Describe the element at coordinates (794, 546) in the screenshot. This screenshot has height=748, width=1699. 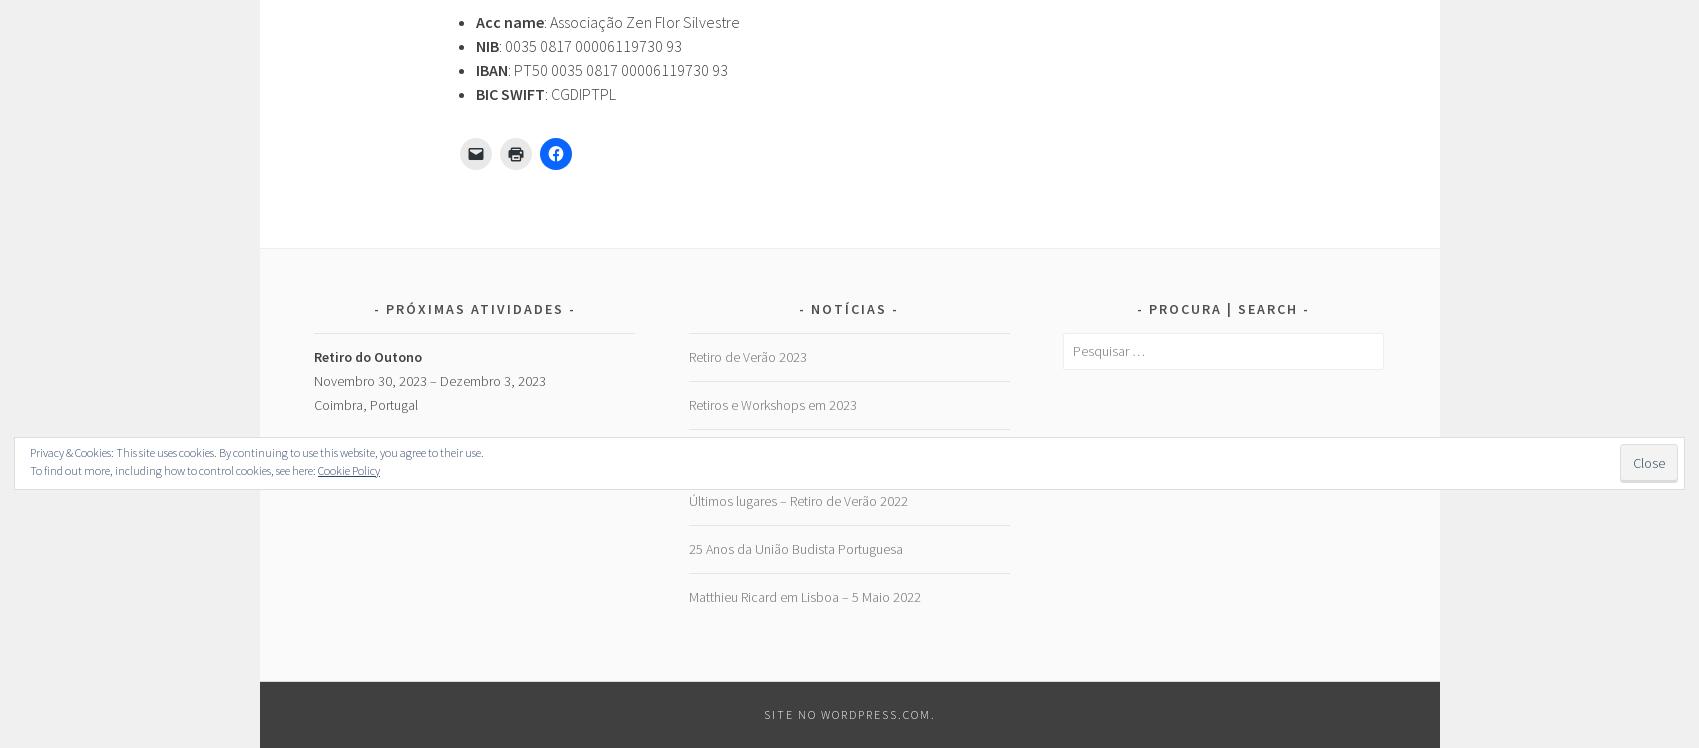
I see `'25 Anos da União Budista Portuguesa'` at that location.